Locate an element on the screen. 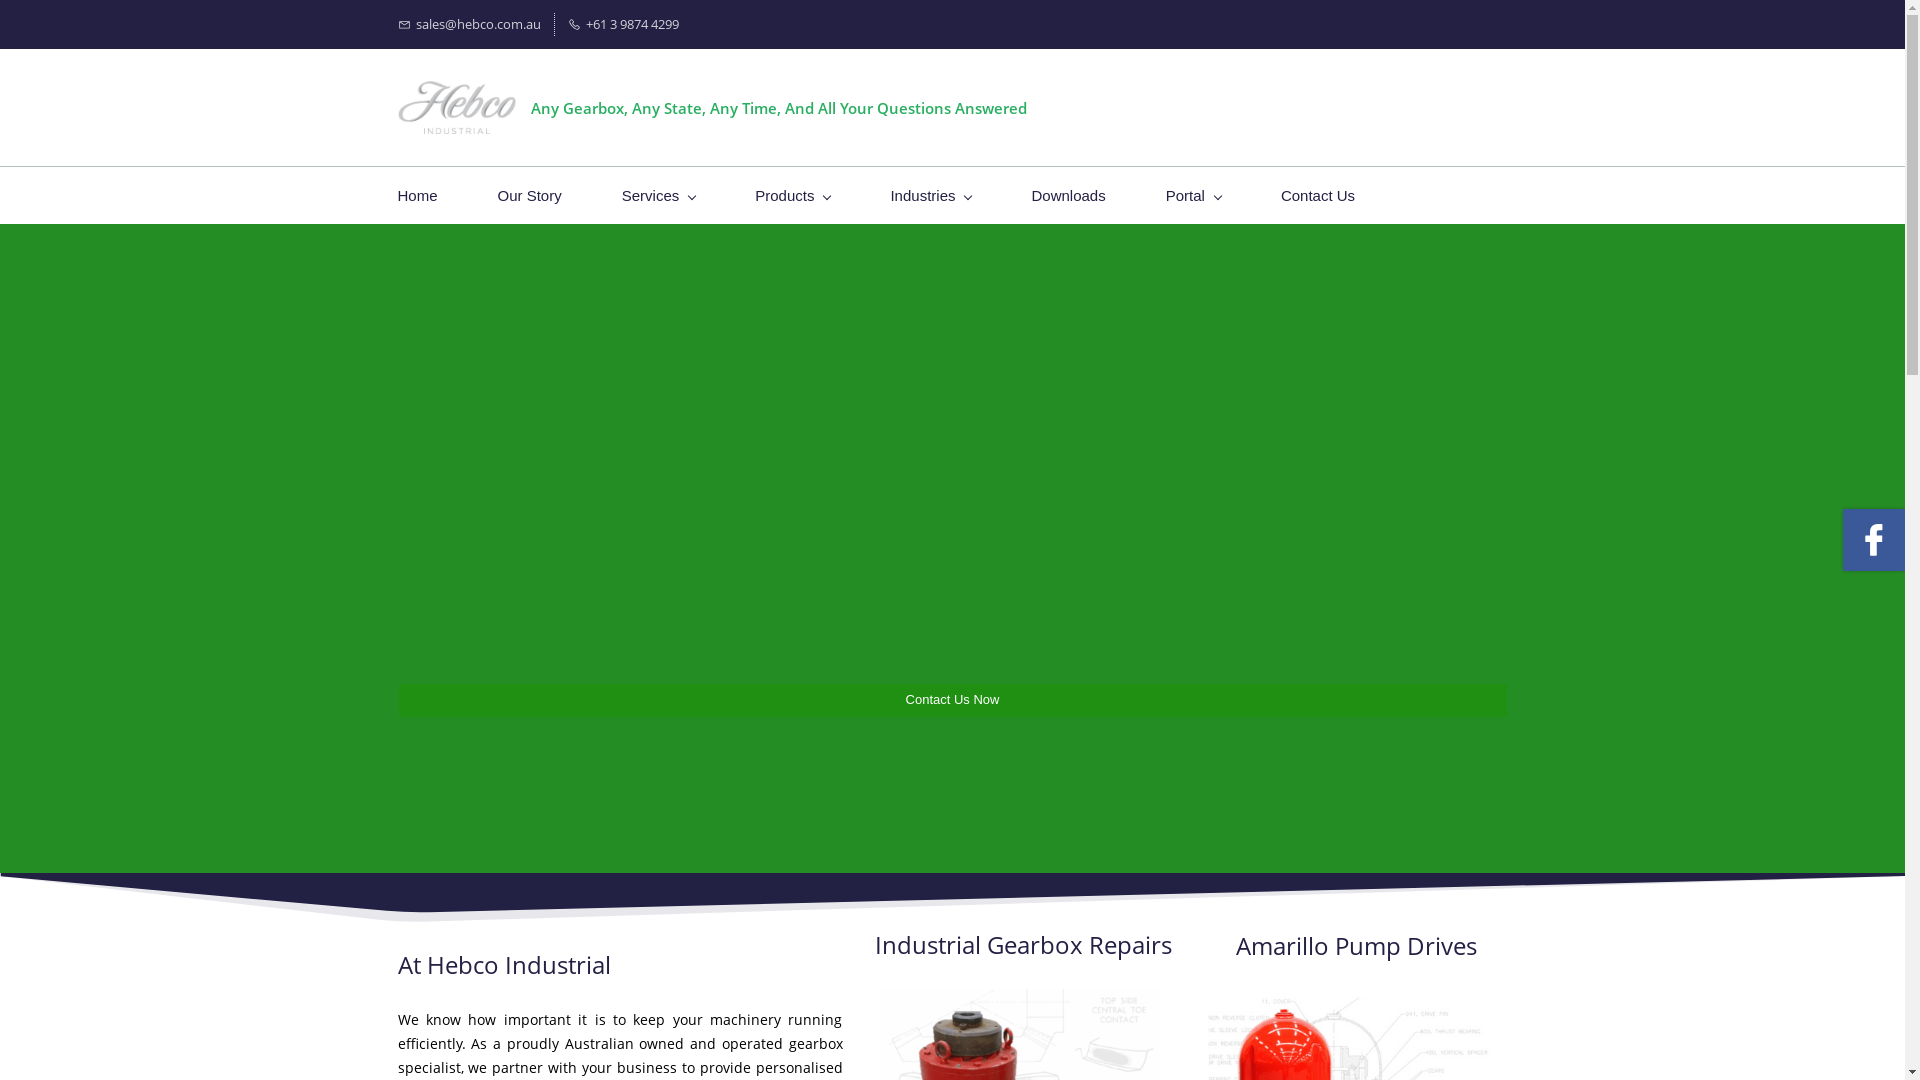 The width and height of the screenshot is (1920, 1080). 'Products' is located at coordinates (791, 195).